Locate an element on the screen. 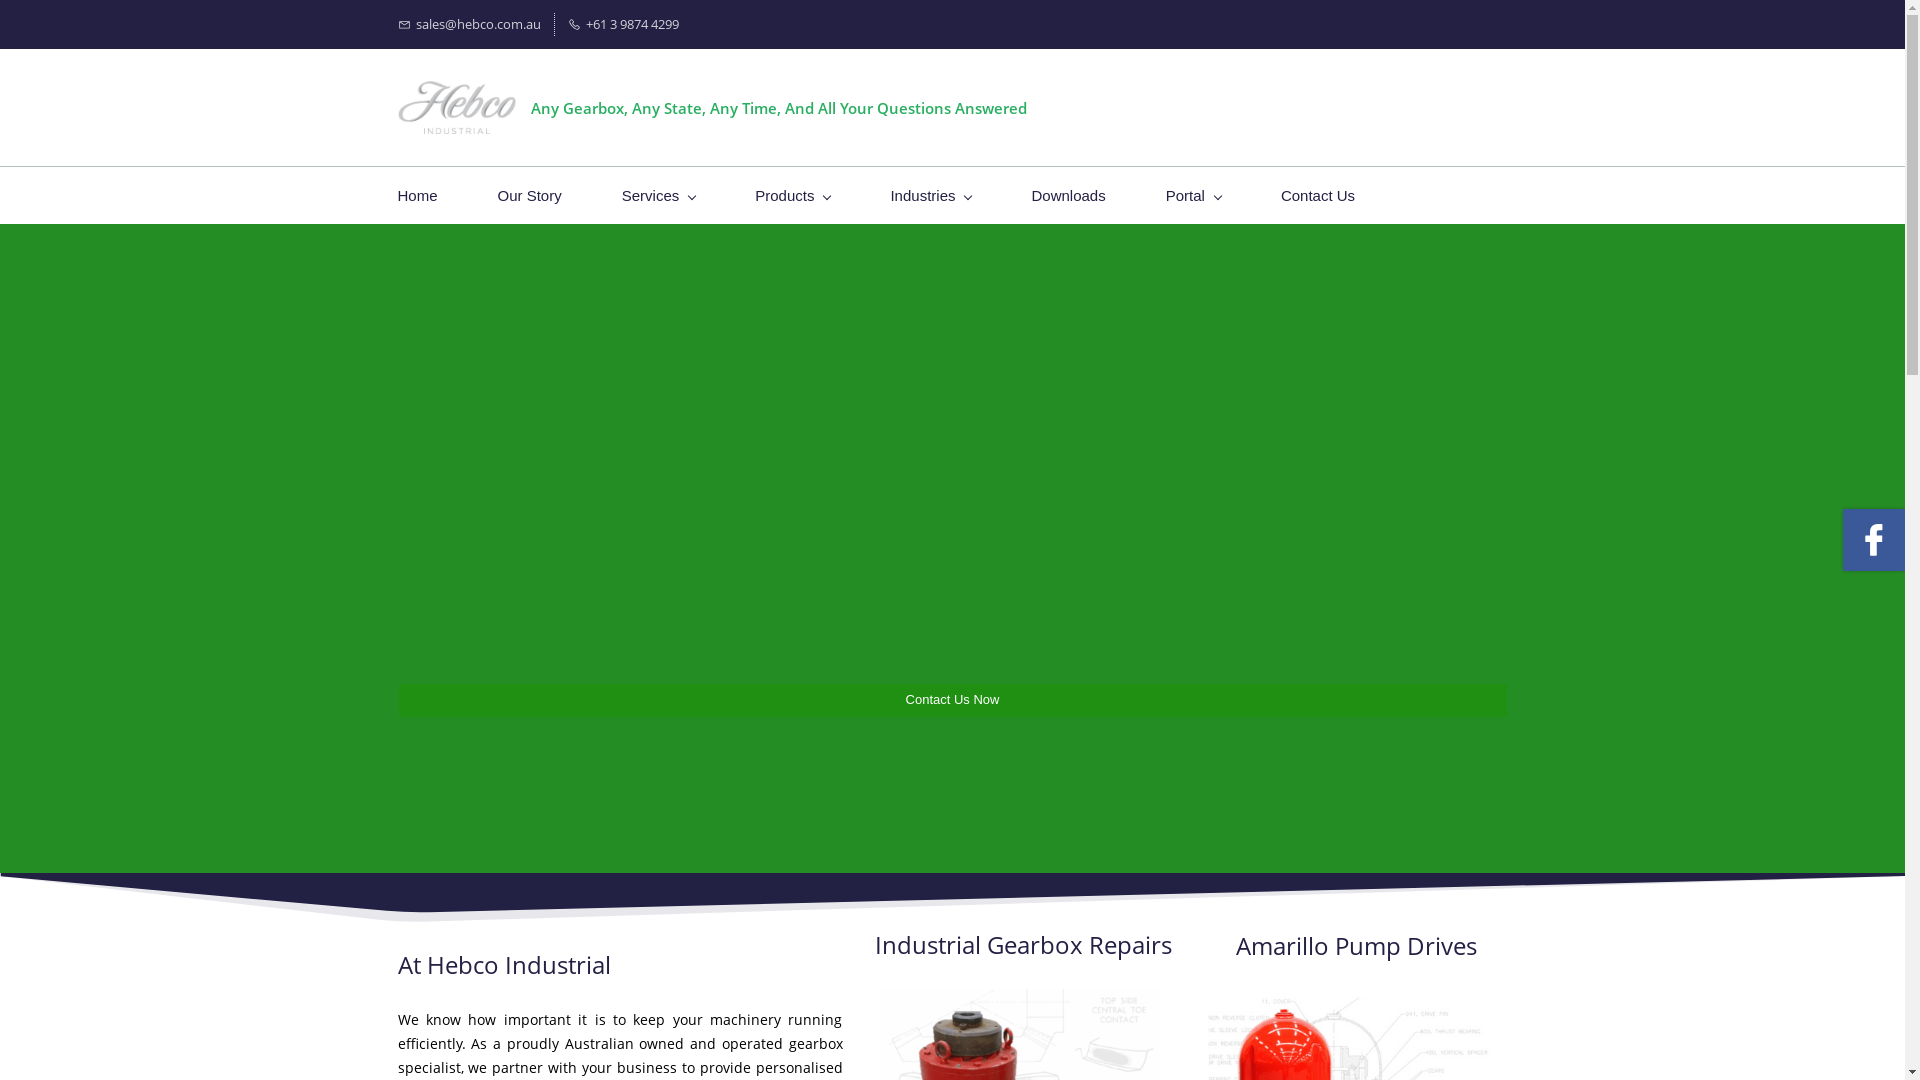 The width and height of the screenshot is (1920, 1080). 'Products' is located at coordinates (791, 195).